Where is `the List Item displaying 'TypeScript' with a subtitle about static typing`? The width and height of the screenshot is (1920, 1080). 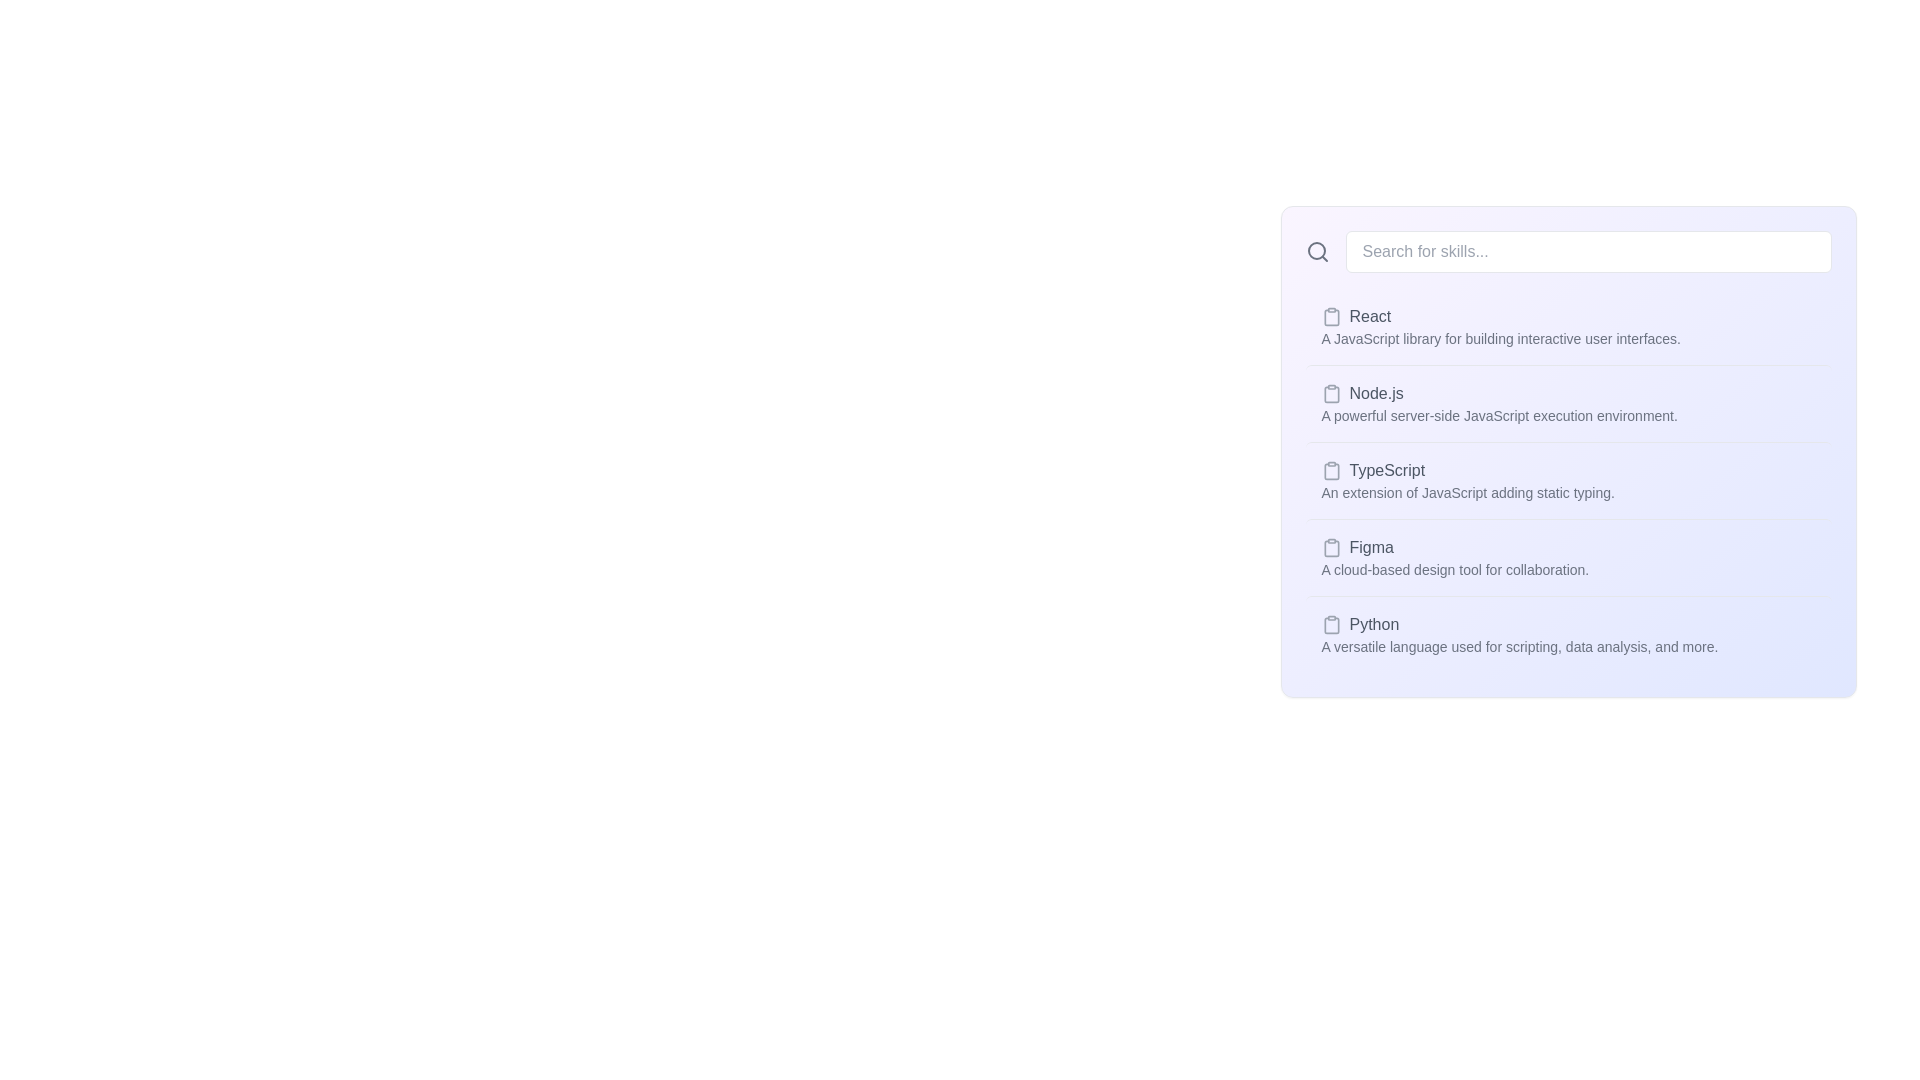 the List Item displaying 'TypeScript' with a subtitle about static typing is located at coordinates (1468, 481).